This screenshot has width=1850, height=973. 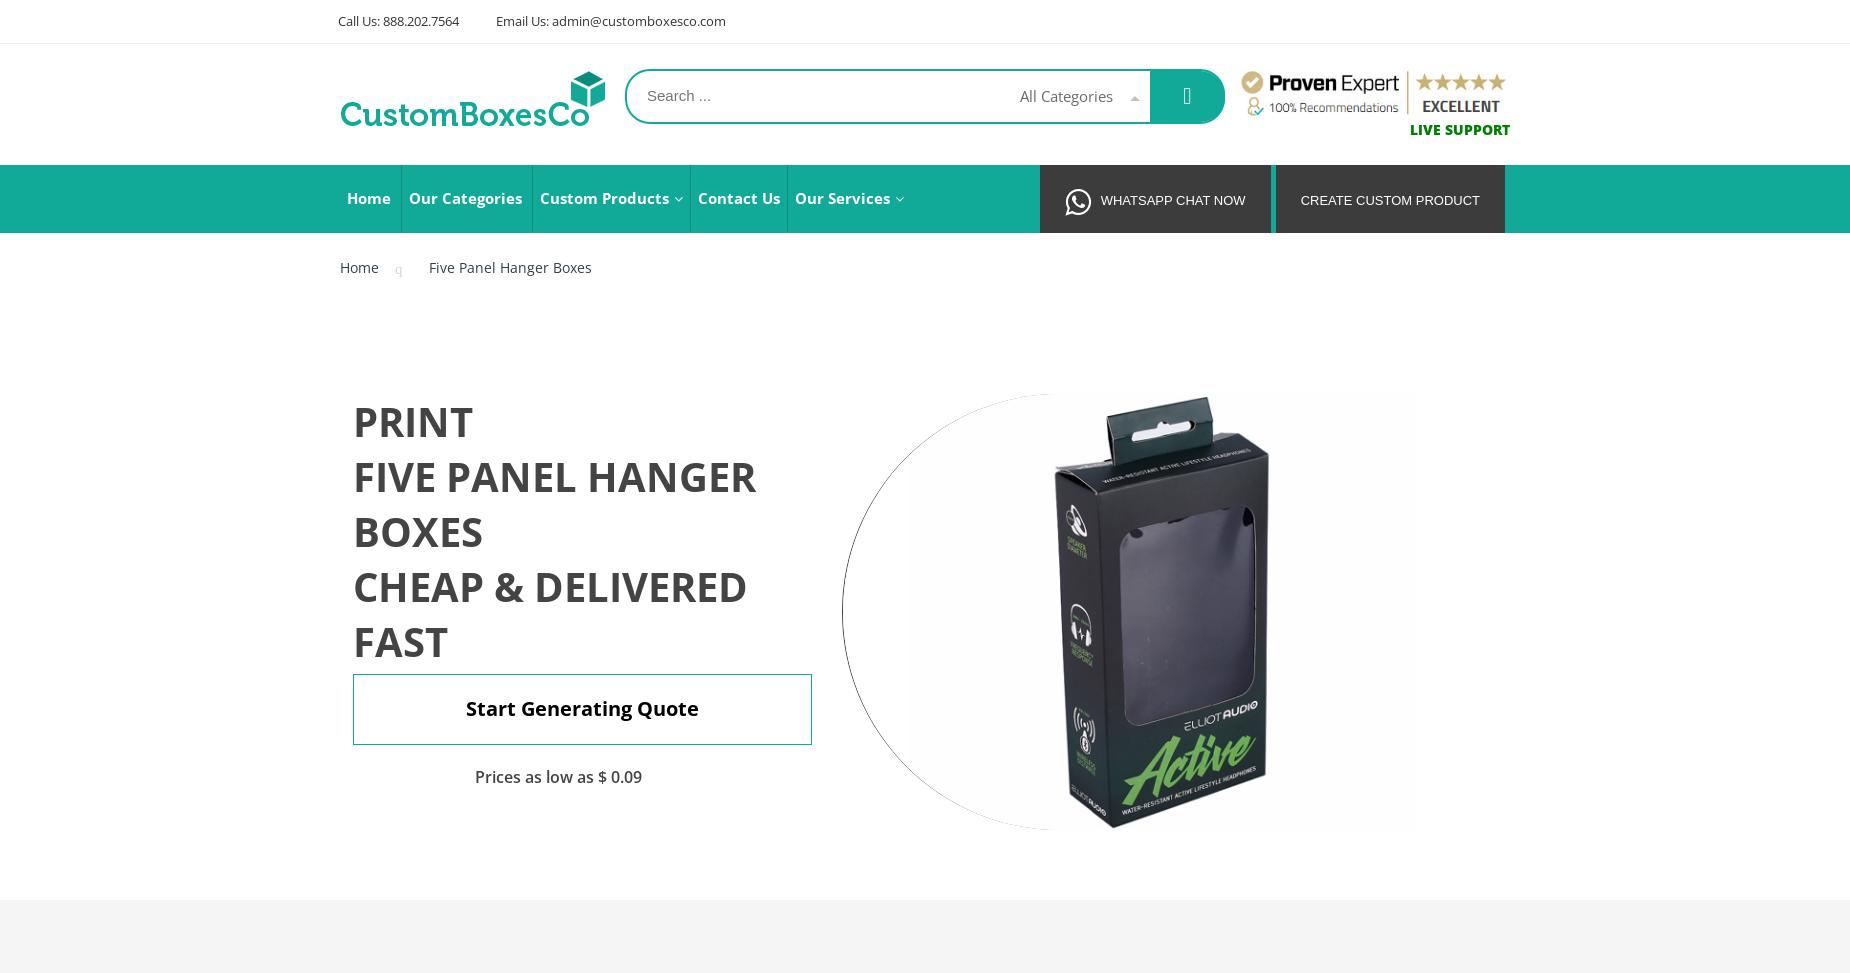 What do you see at coordinates (1460, 127) in the screenshot?
I see `'Live Support'` at bounding box center [1460, 127].